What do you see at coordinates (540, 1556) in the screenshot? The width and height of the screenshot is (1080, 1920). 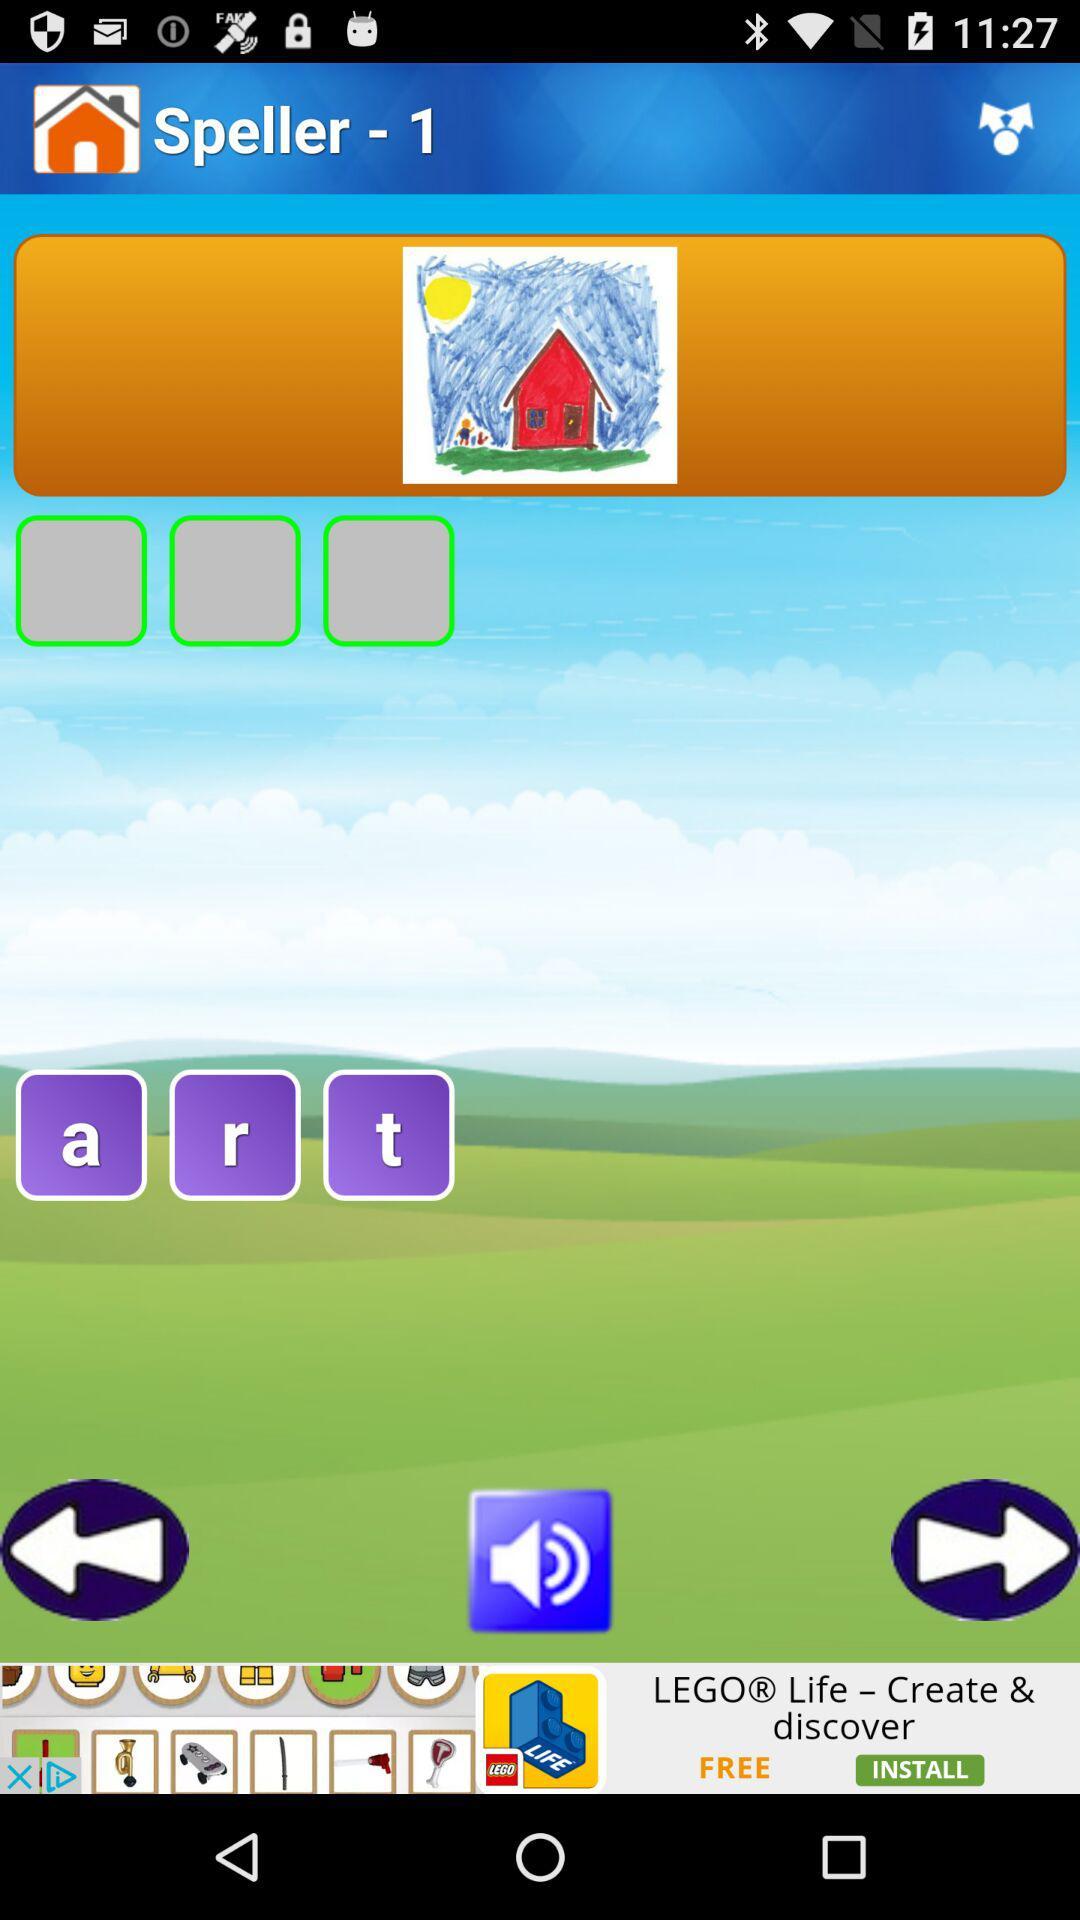 I see `turn music off` at bounding box center [540, 1556].